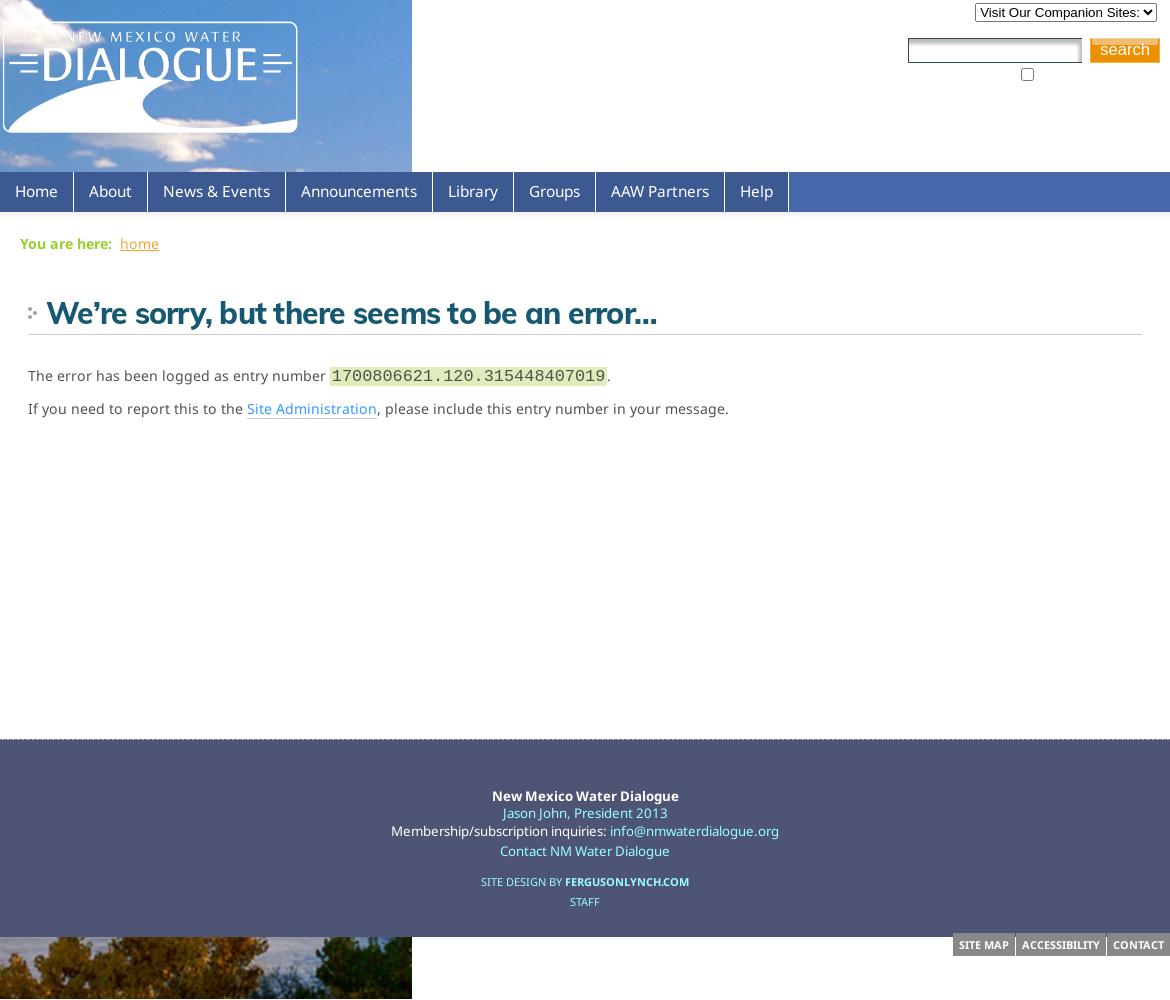 The image size is (1170, 1000). Describe the element at coordinates (18, 242) in the screenshot. I see `'You
are here:'` at that location.